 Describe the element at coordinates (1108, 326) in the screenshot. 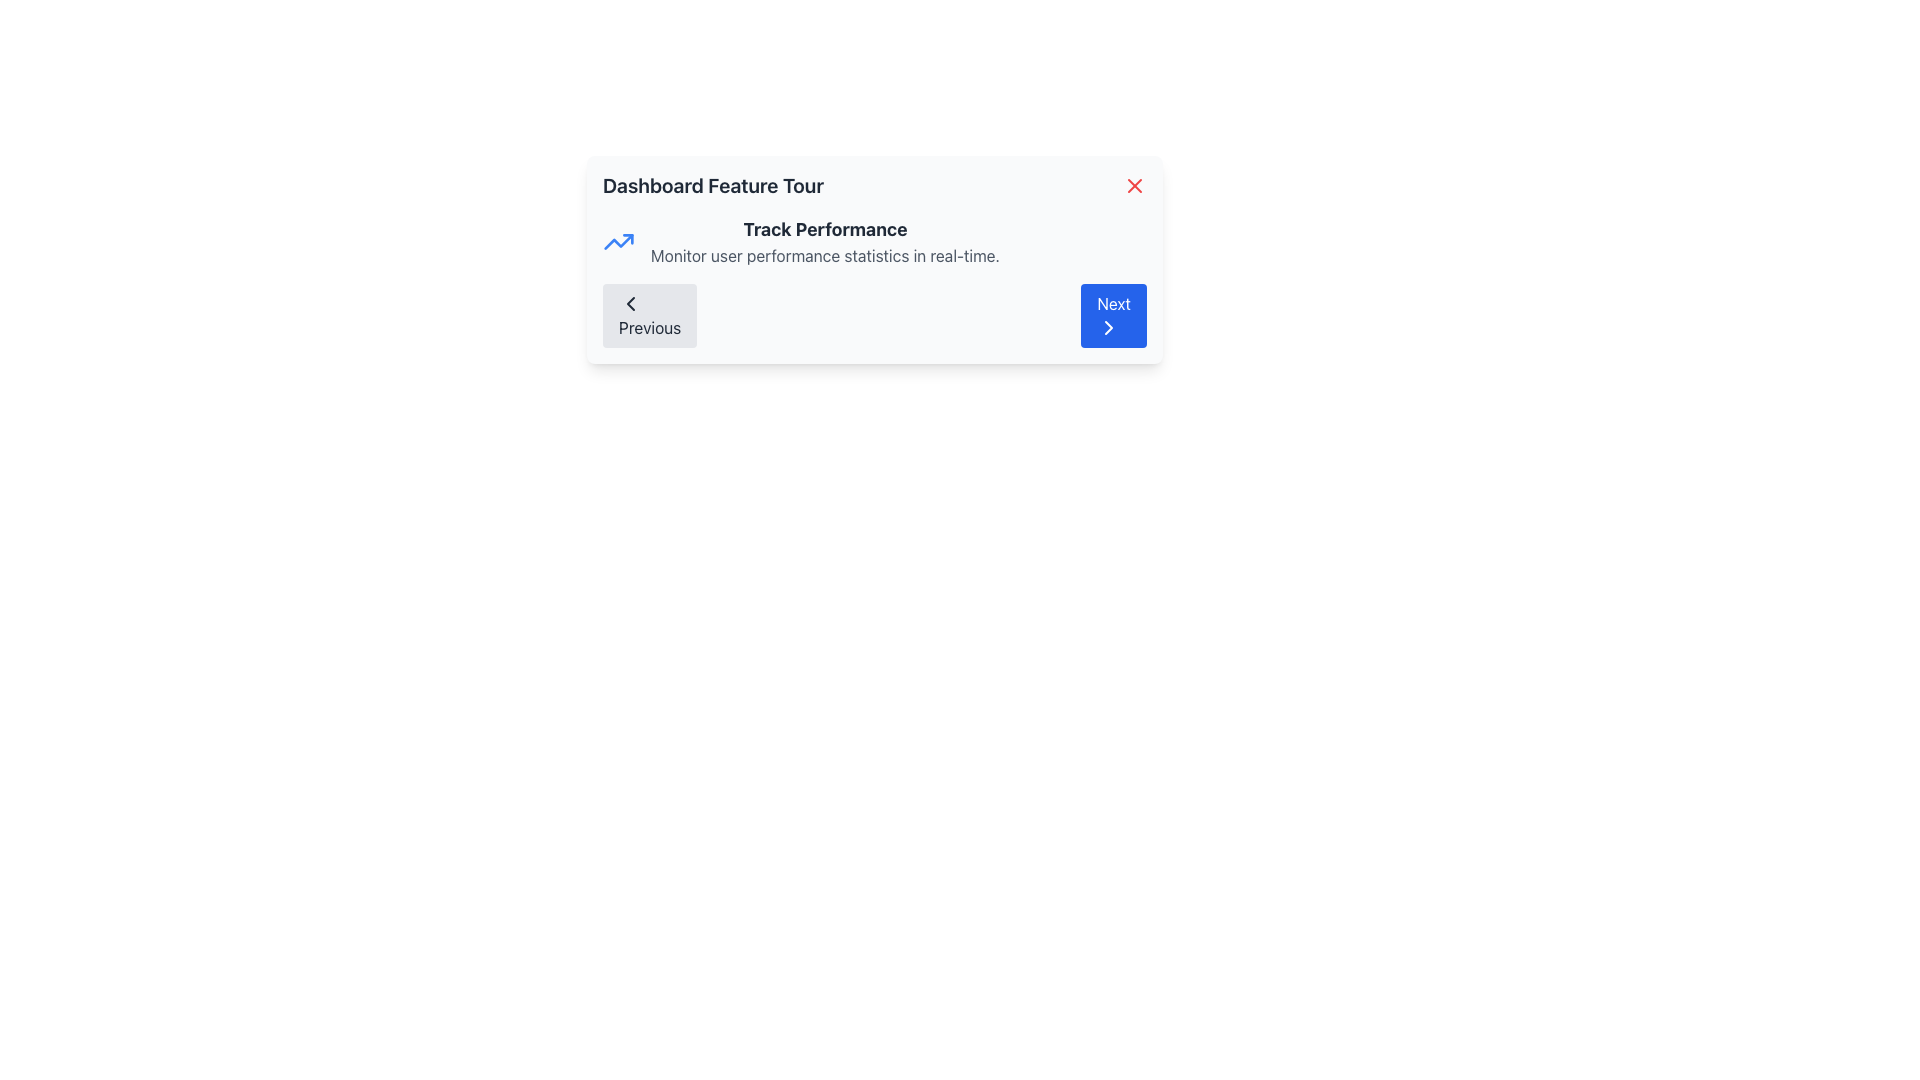

I see `the rightward-pointing chevron icon within the 'Next' button on the 'Dashboard Feature Tour' modal` at that location.